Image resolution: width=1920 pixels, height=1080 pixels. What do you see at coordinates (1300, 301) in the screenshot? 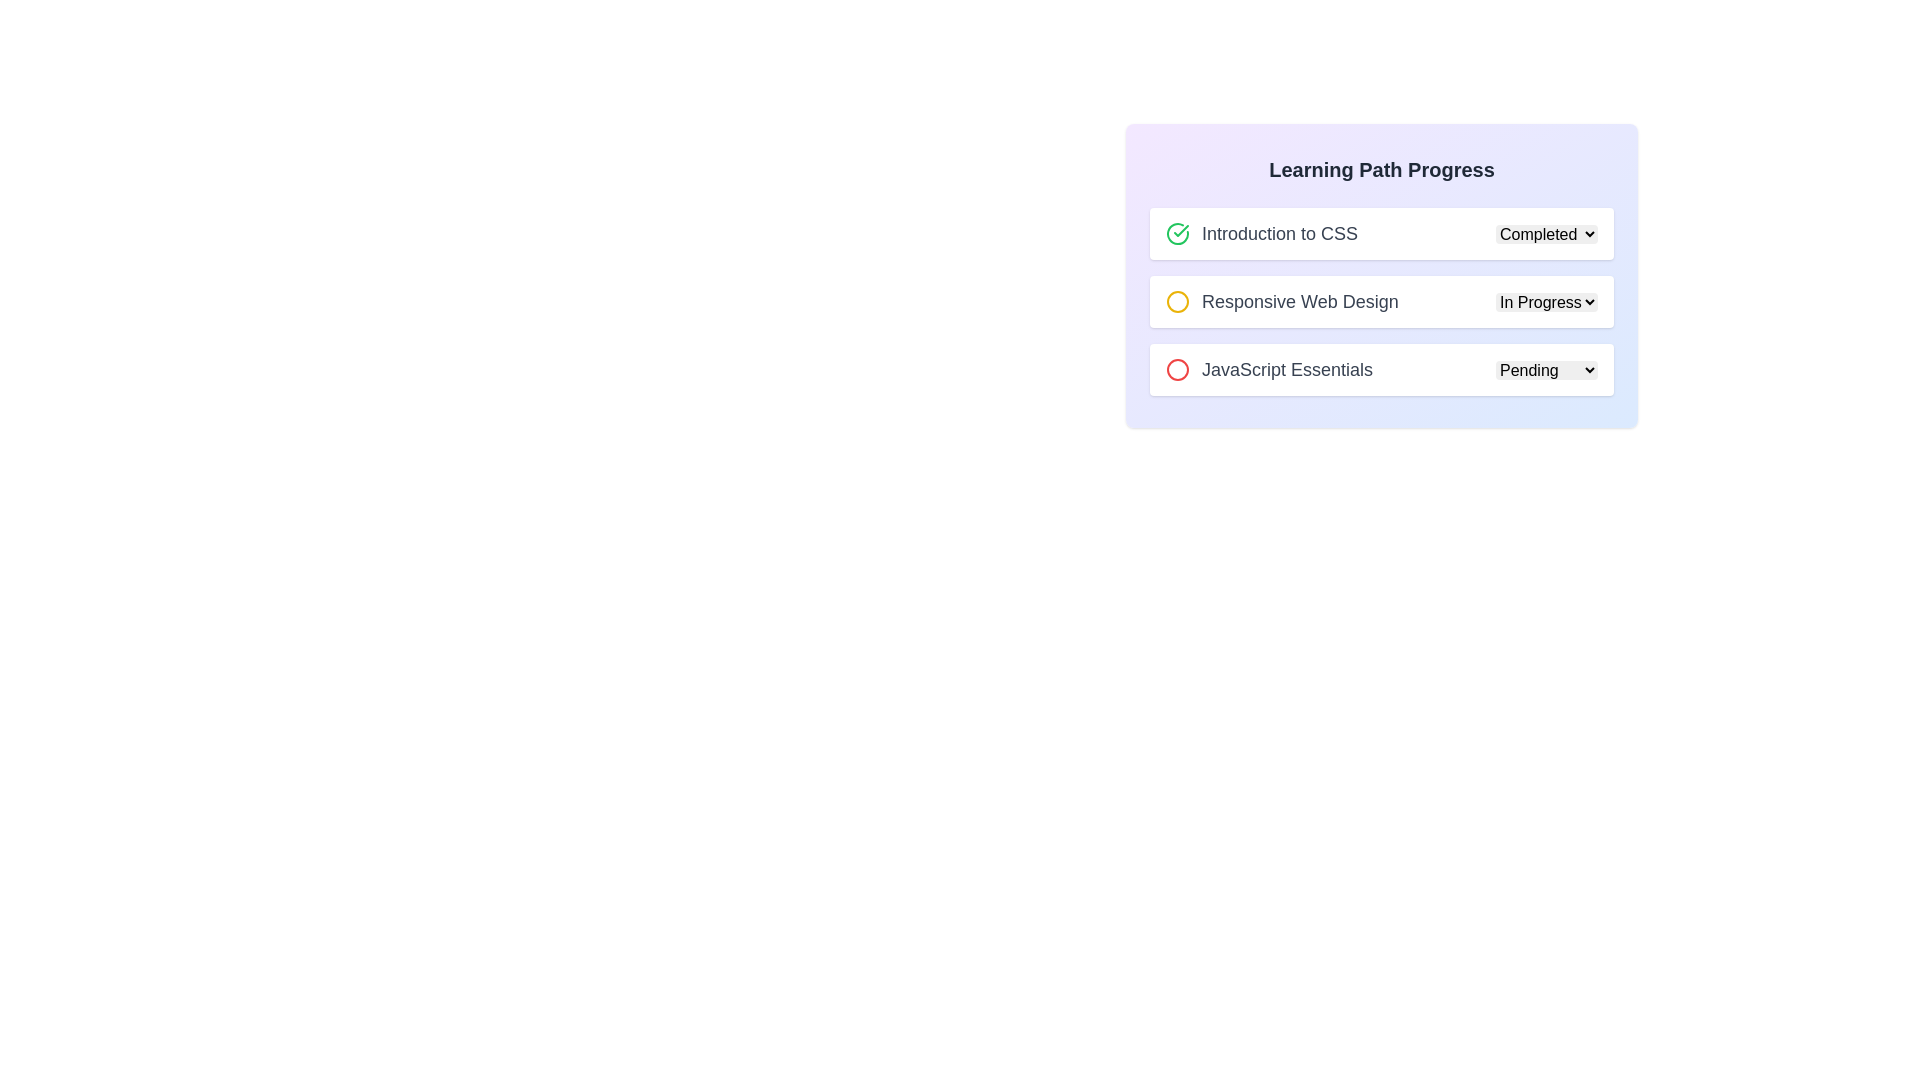
I see `text label displaying 'Responsive Web Design' which is the second progress item in a vertical list, located in the center of the list to the right of a circular icon with a yellow outline` at bounding box center [1300, 301].